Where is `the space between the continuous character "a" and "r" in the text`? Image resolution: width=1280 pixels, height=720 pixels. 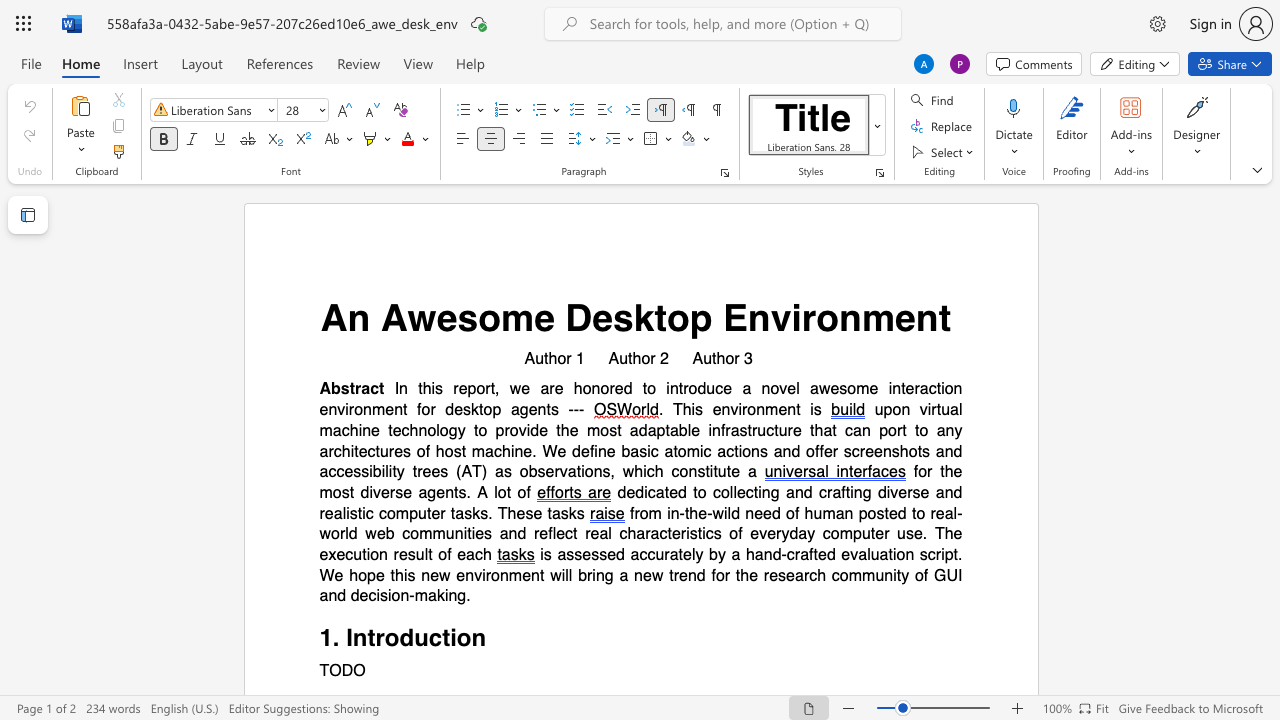 the space between the continuous character "a" and "r" in the text is located at coordinates (327, 451).